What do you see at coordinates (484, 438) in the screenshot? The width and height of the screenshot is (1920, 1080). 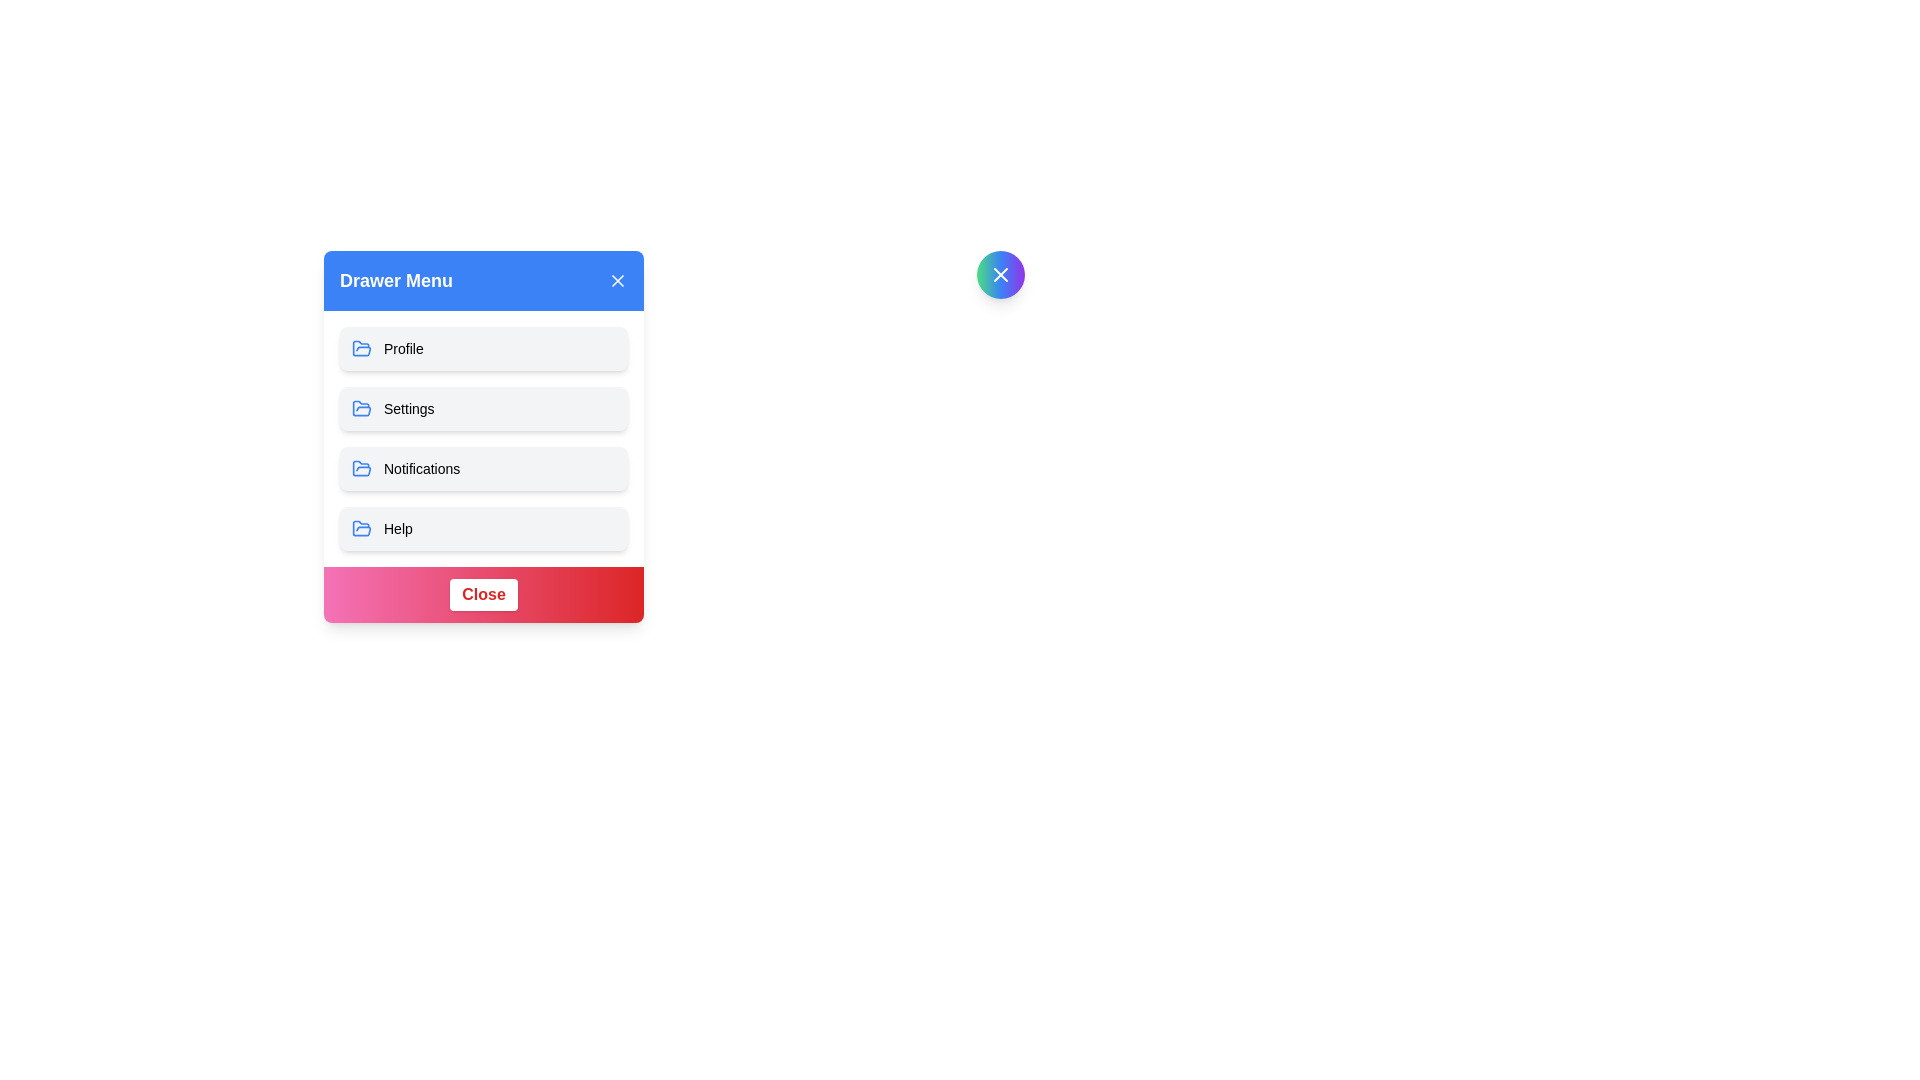 I see `the vertical navigation menu located centrally beneath the 'Drawer Menu' title bar to enable keyboard navigation` at bounding box center [484, 438].